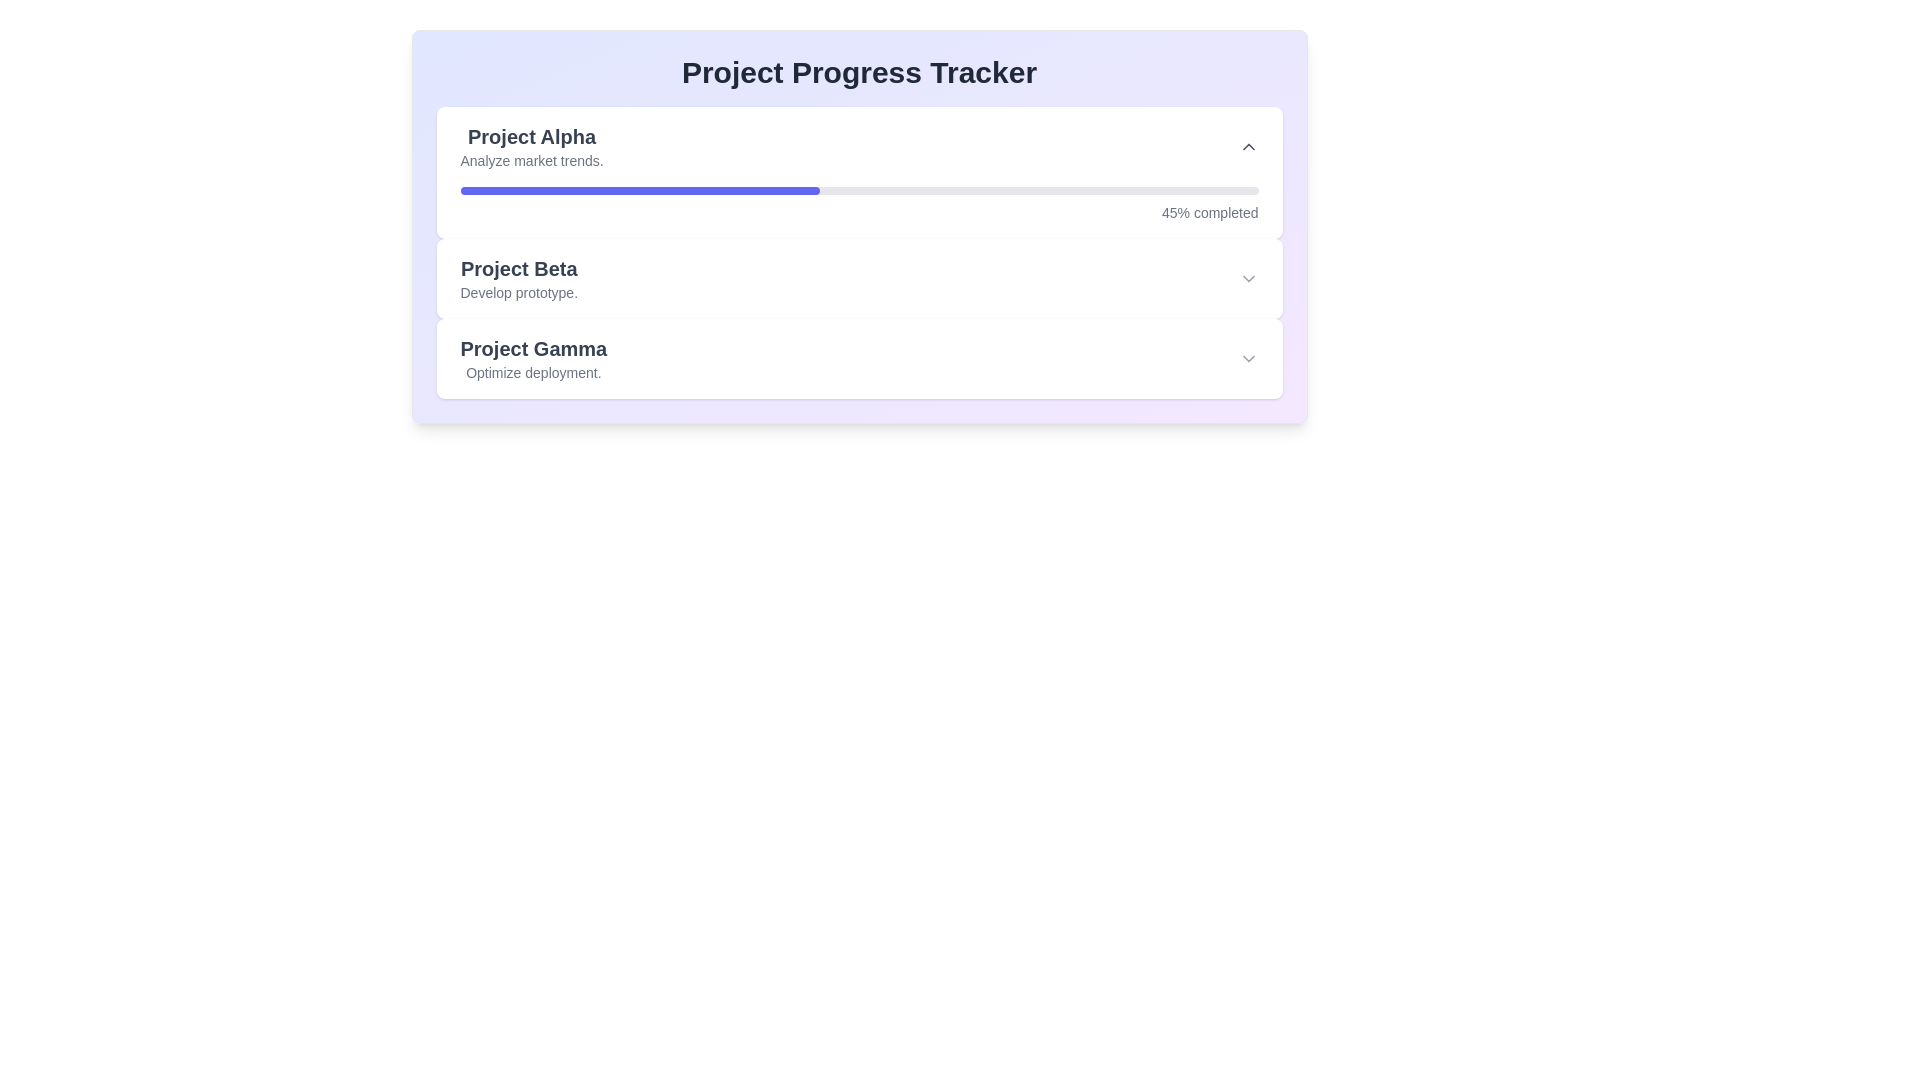 Image resolution: width=1920 pixels, height=1080 pixels. Describe the element at coordinates (640, 191) in the screenshot. I see `the filled portion of the progress bar indicating 45% completion under the 'Project Alpha' section` at that location.